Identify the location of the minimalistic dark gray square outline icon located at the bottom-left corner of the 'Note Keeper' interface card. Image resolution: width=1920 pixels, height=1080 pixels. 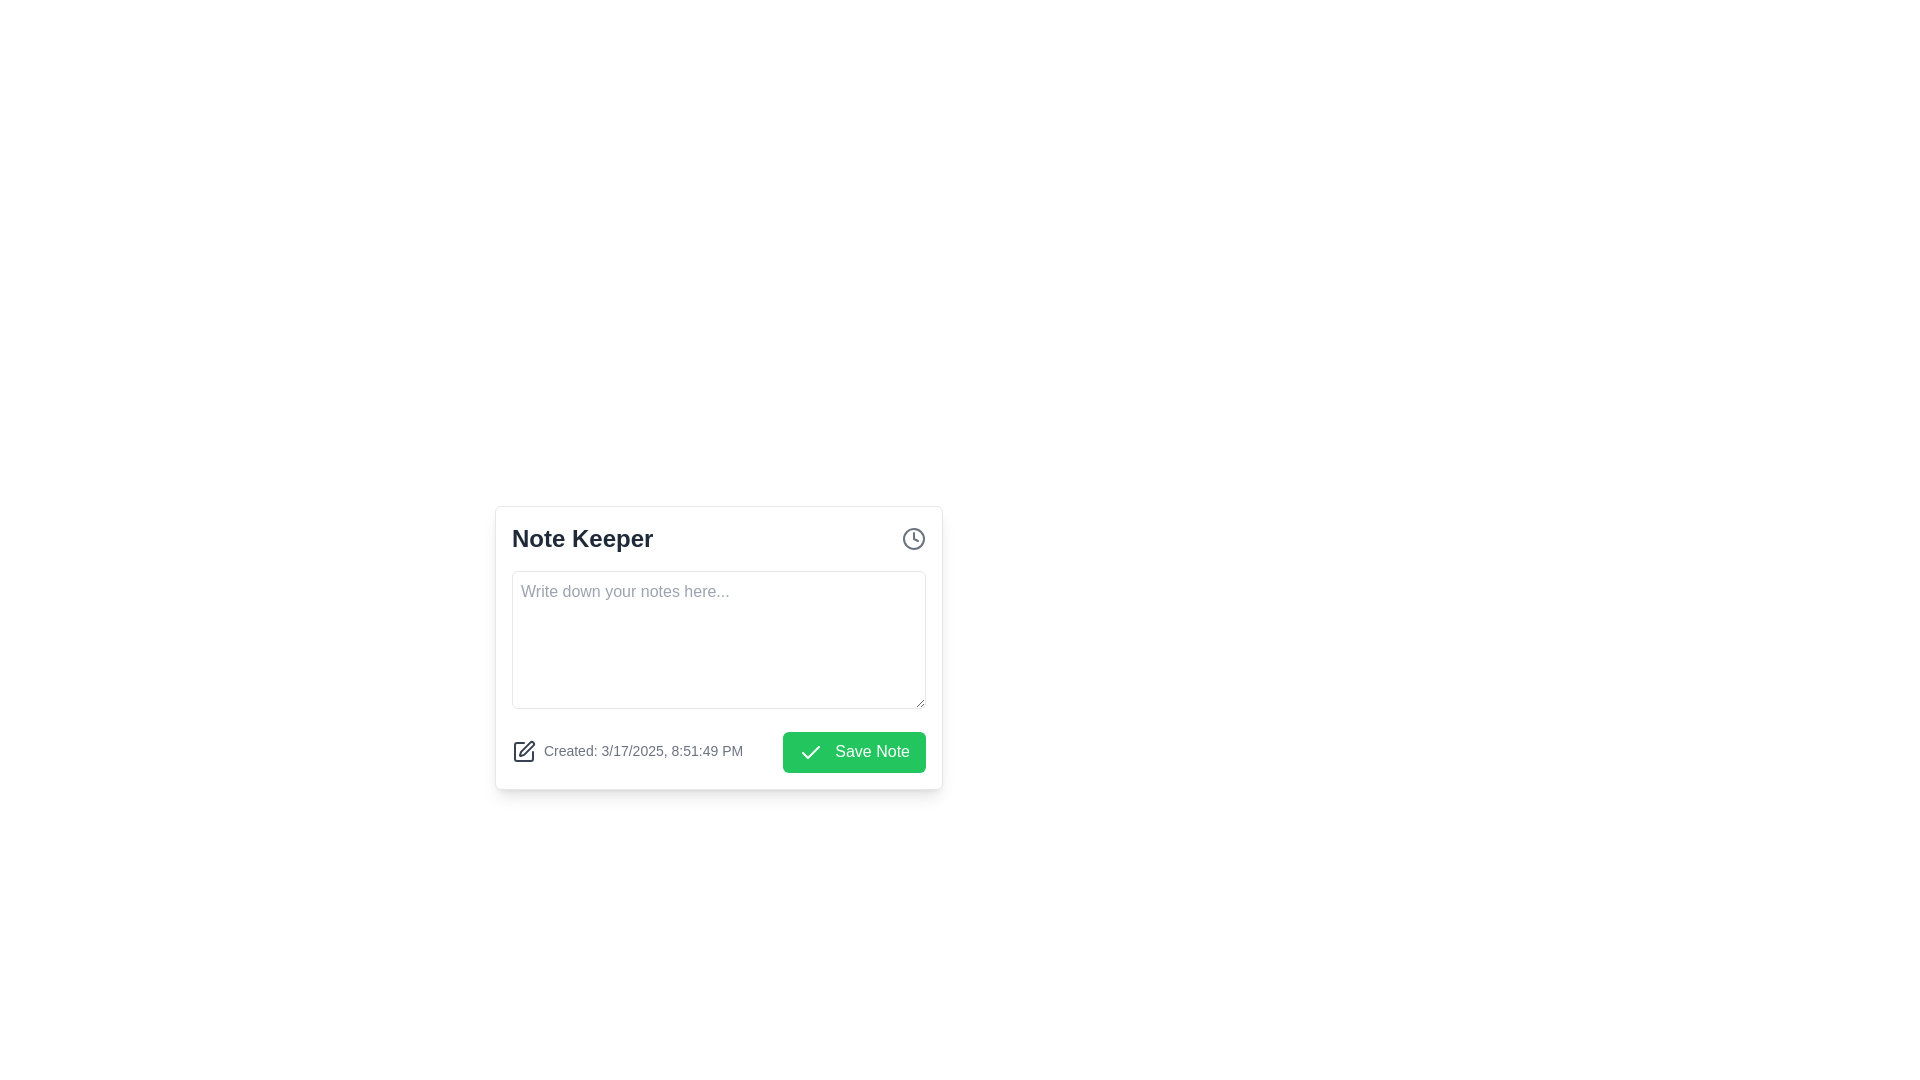
(523, 752).